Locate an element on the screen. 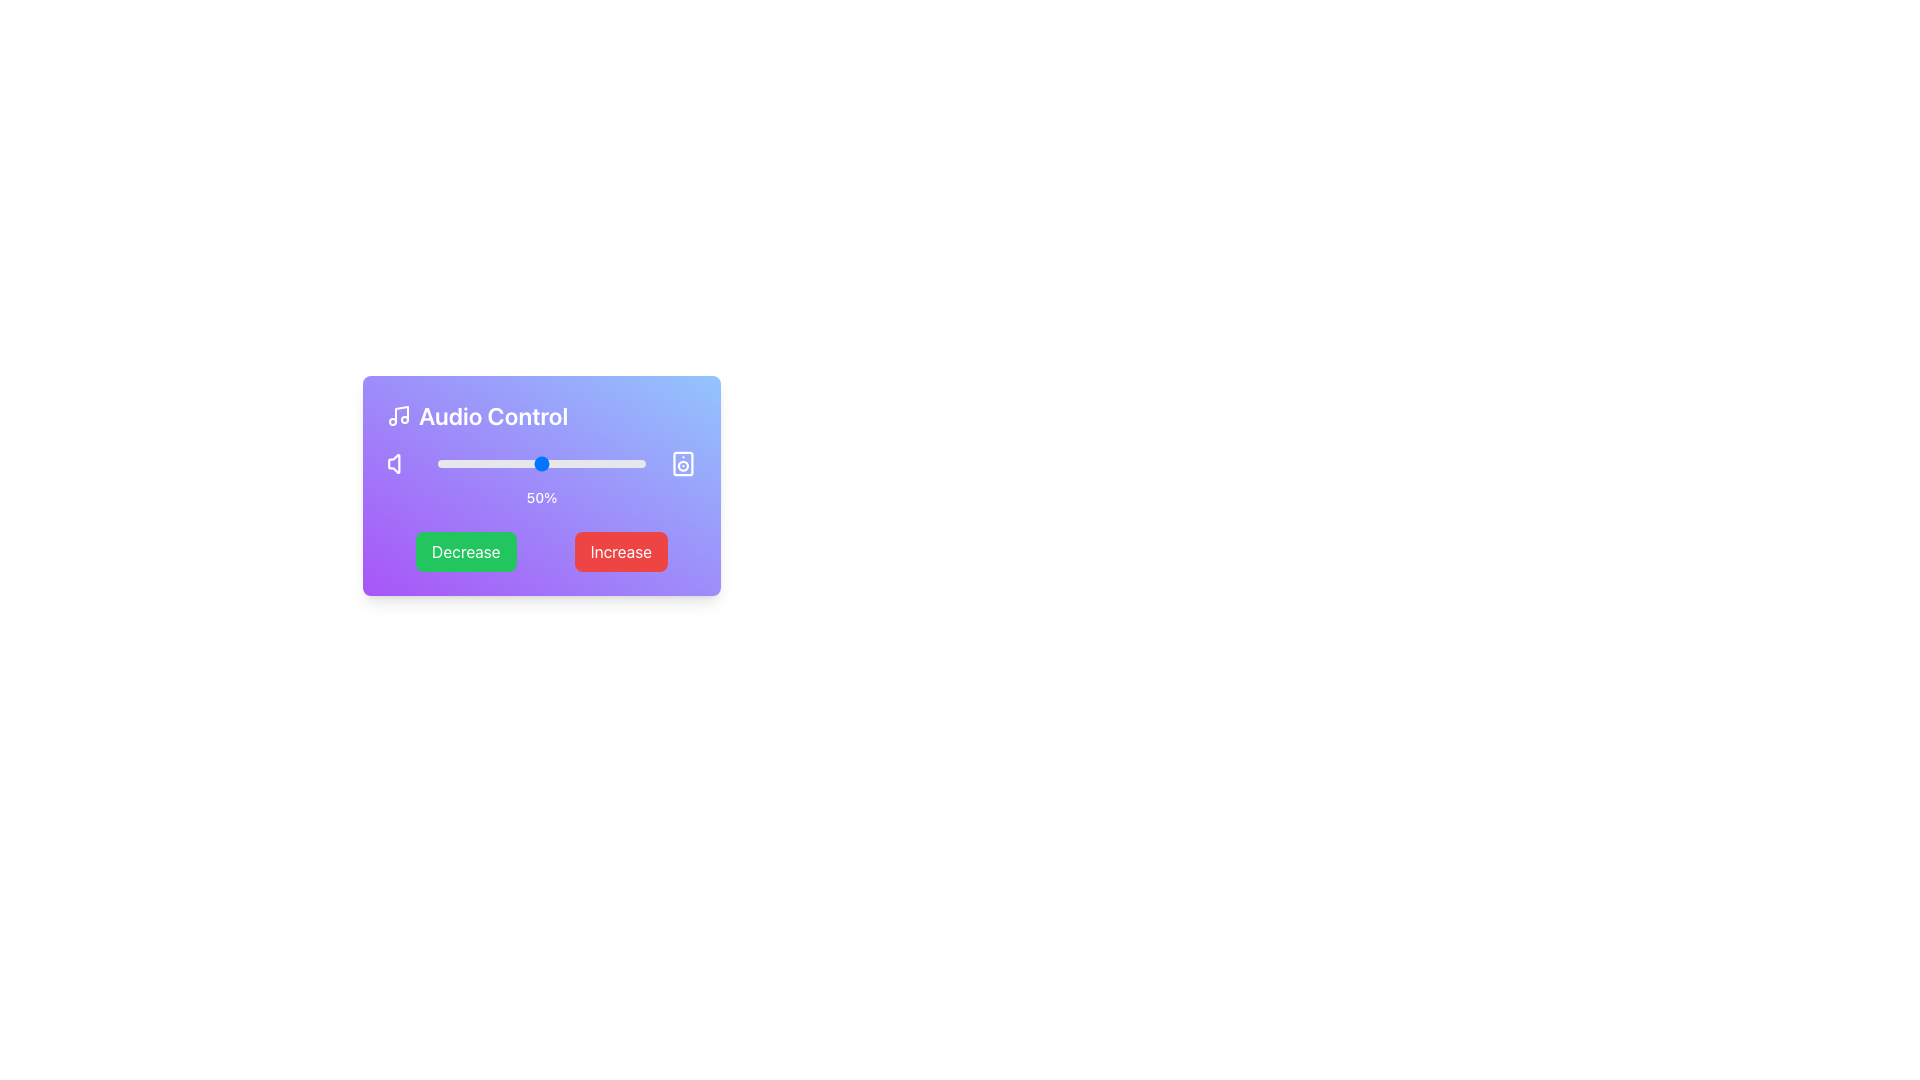 The image size is (1920, 1080). the music-related icon in the 'Audio Control' title bar, which is the first element on the left of the text 'Audio Control' is located at coordinates (398, 415).